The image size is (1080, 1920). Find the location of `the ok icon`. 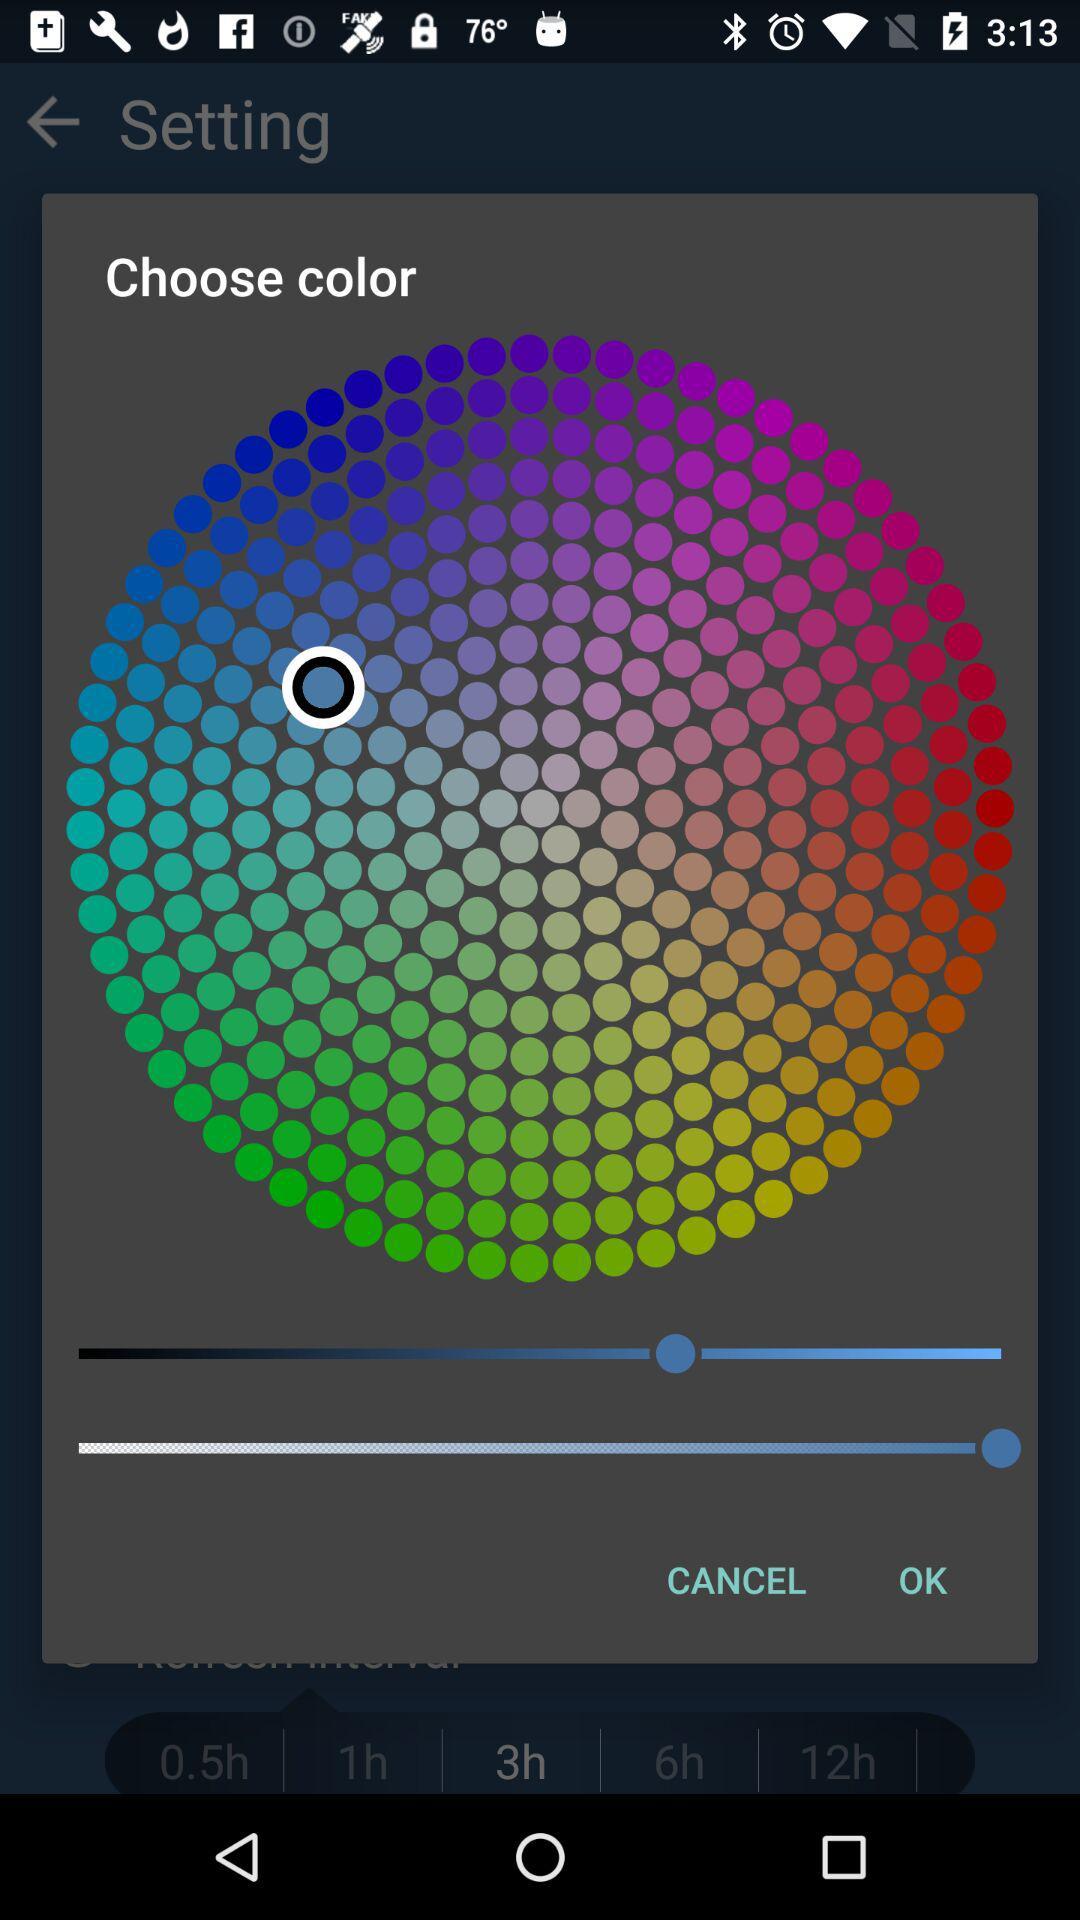

the ok icon is located at coordinates (922, 1578).